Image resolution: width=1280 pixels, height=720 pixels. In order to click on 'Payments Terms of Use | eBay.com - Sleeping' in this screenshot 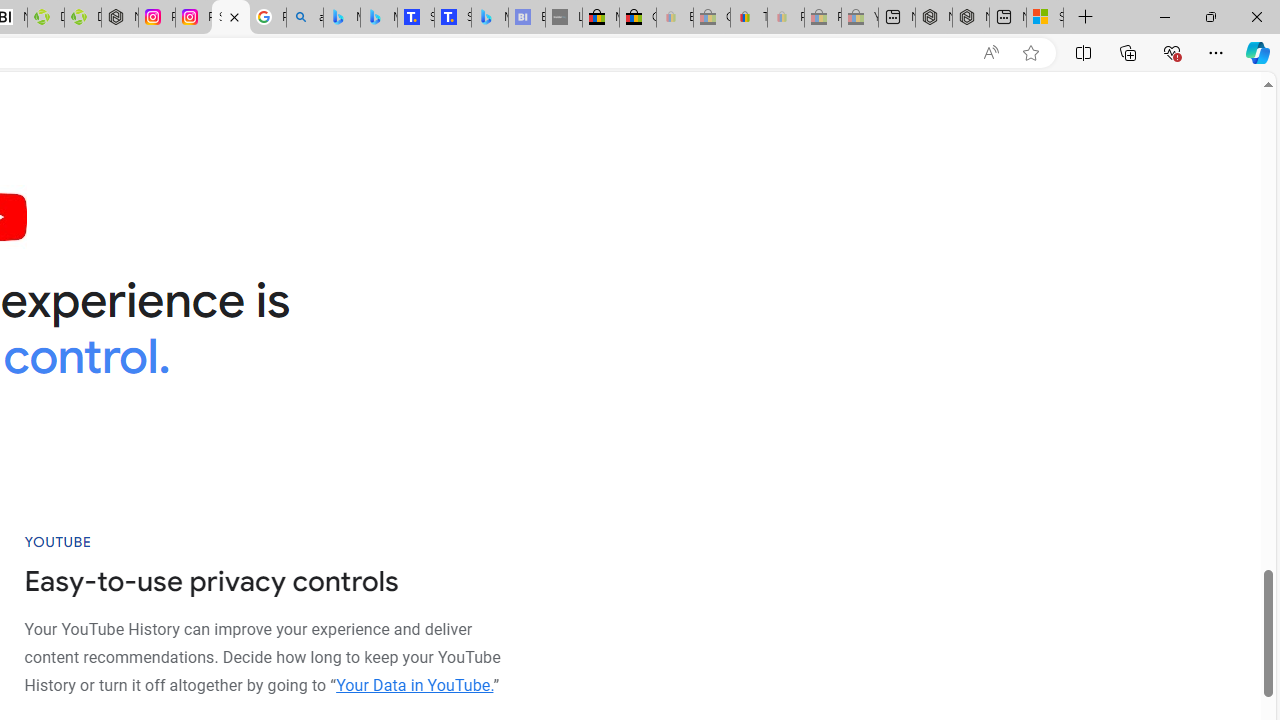, I will do `click(784, 17)`.